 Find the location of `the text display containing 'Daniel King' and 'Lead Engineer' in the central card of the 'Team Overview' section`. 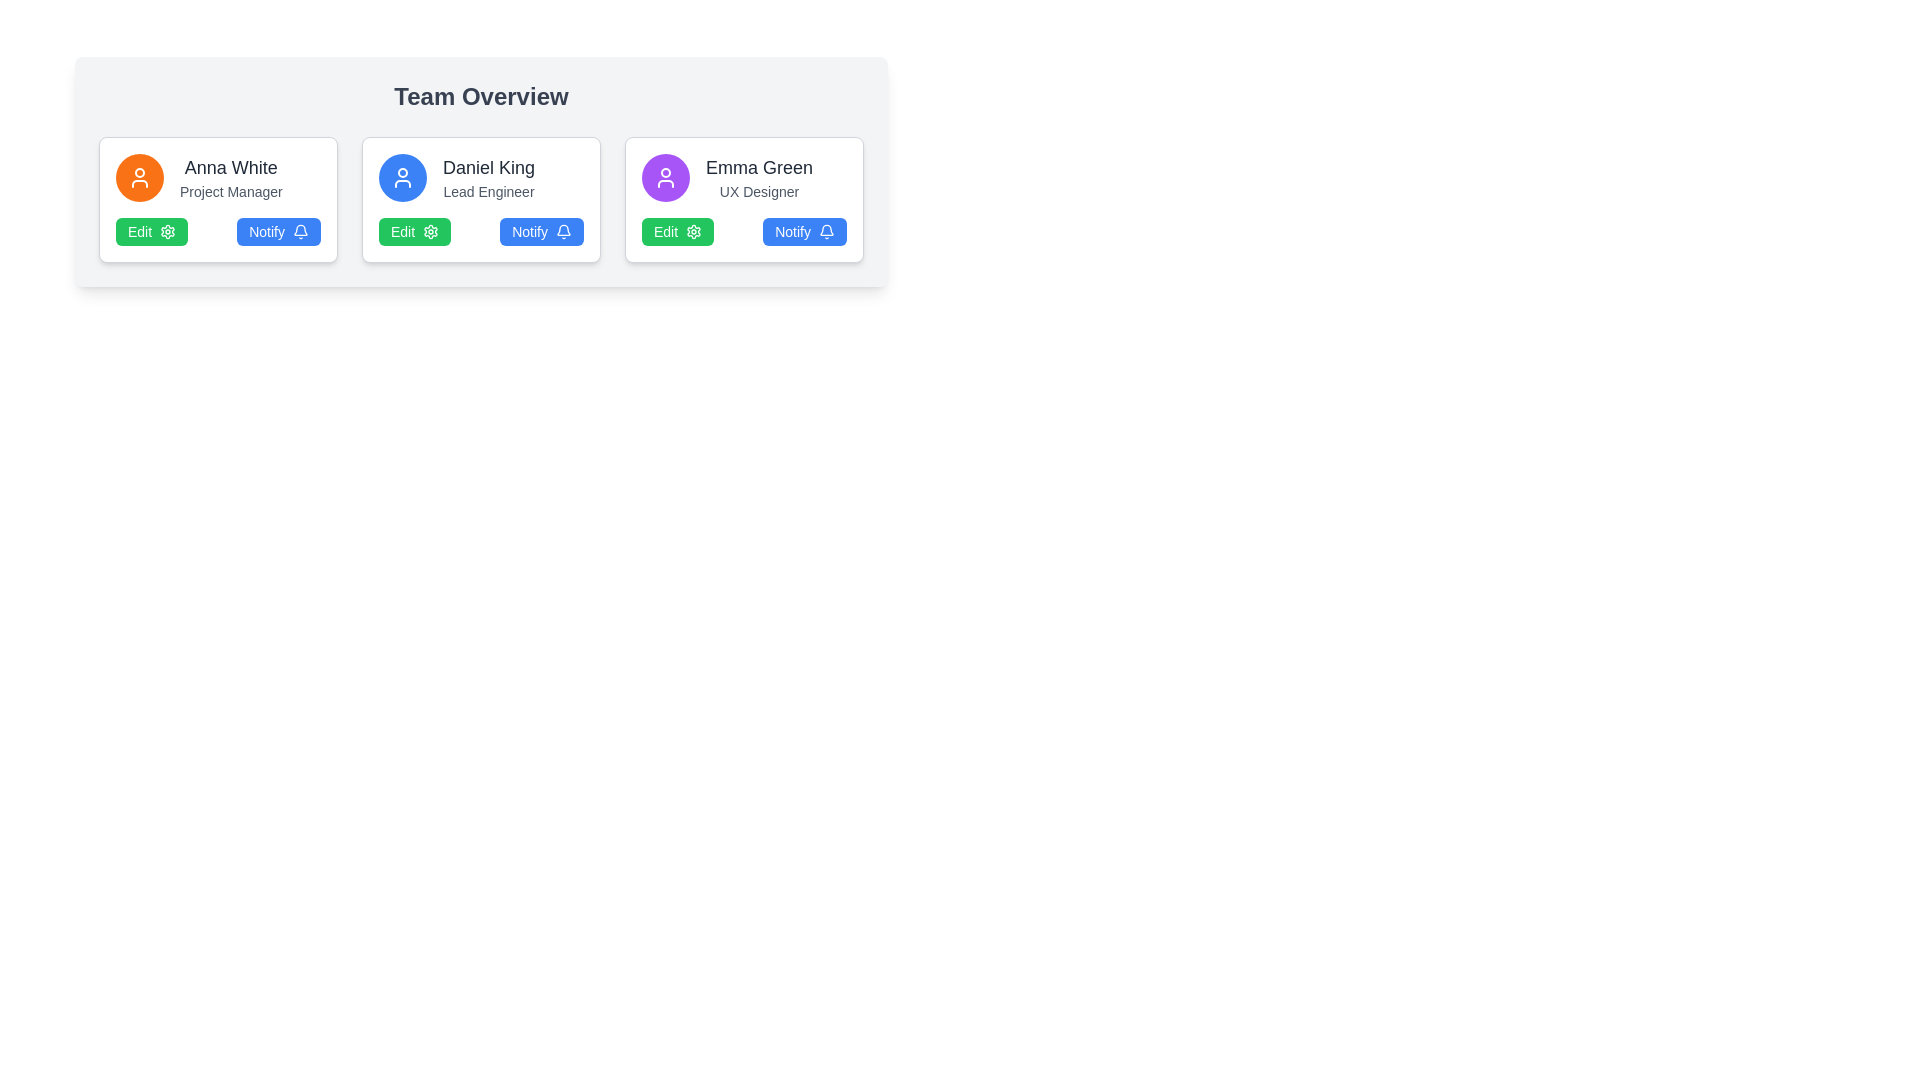

the text display containing 'Daniel King' and 'Lead Engineer' in the central card of the 'Team Overview' section is located at coordinates (489, 176).